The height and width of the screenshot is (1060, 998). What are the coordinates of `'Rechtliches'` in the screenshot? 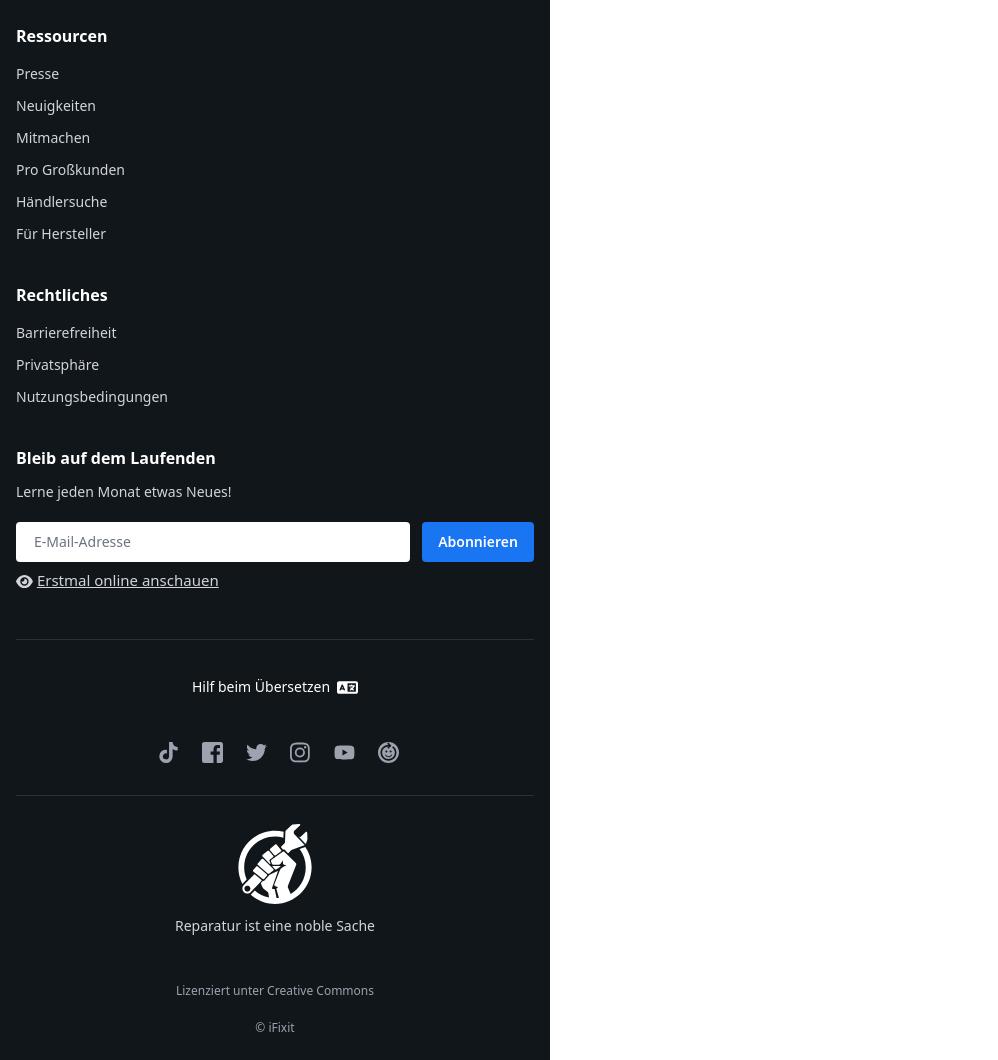 It's located at (60, 294).